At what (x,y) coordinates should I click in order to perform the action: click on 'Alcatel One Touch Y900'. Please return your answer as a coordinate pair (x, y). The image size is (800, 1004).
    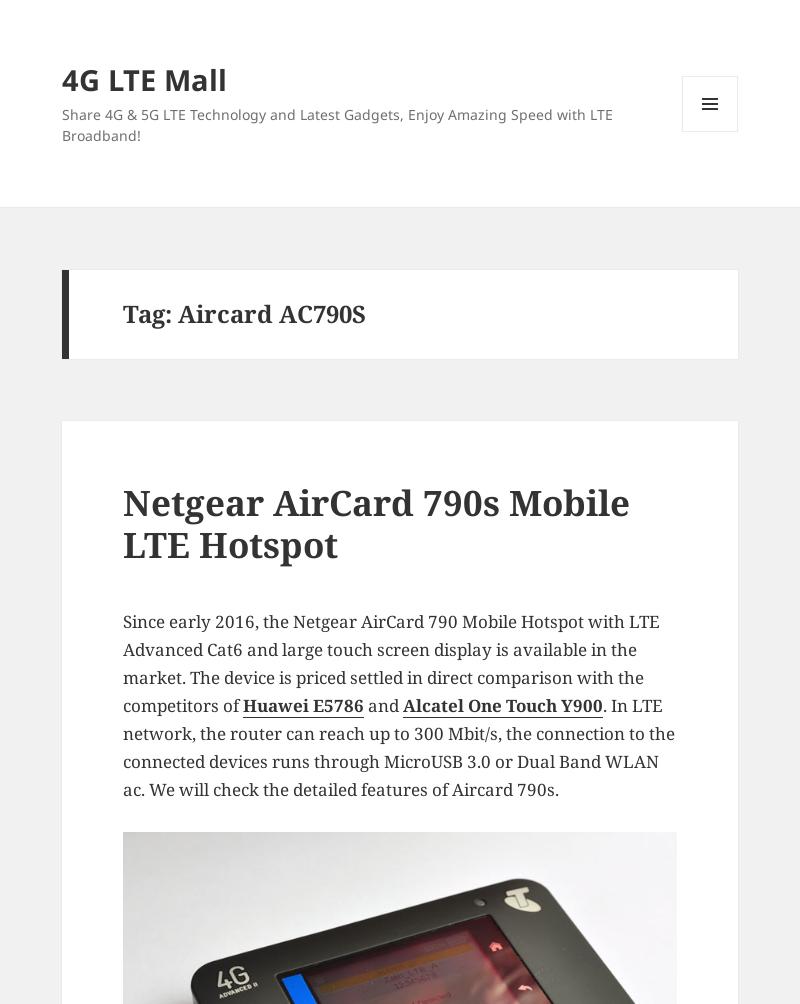
    Looking at the image, I should click on (502, 704).